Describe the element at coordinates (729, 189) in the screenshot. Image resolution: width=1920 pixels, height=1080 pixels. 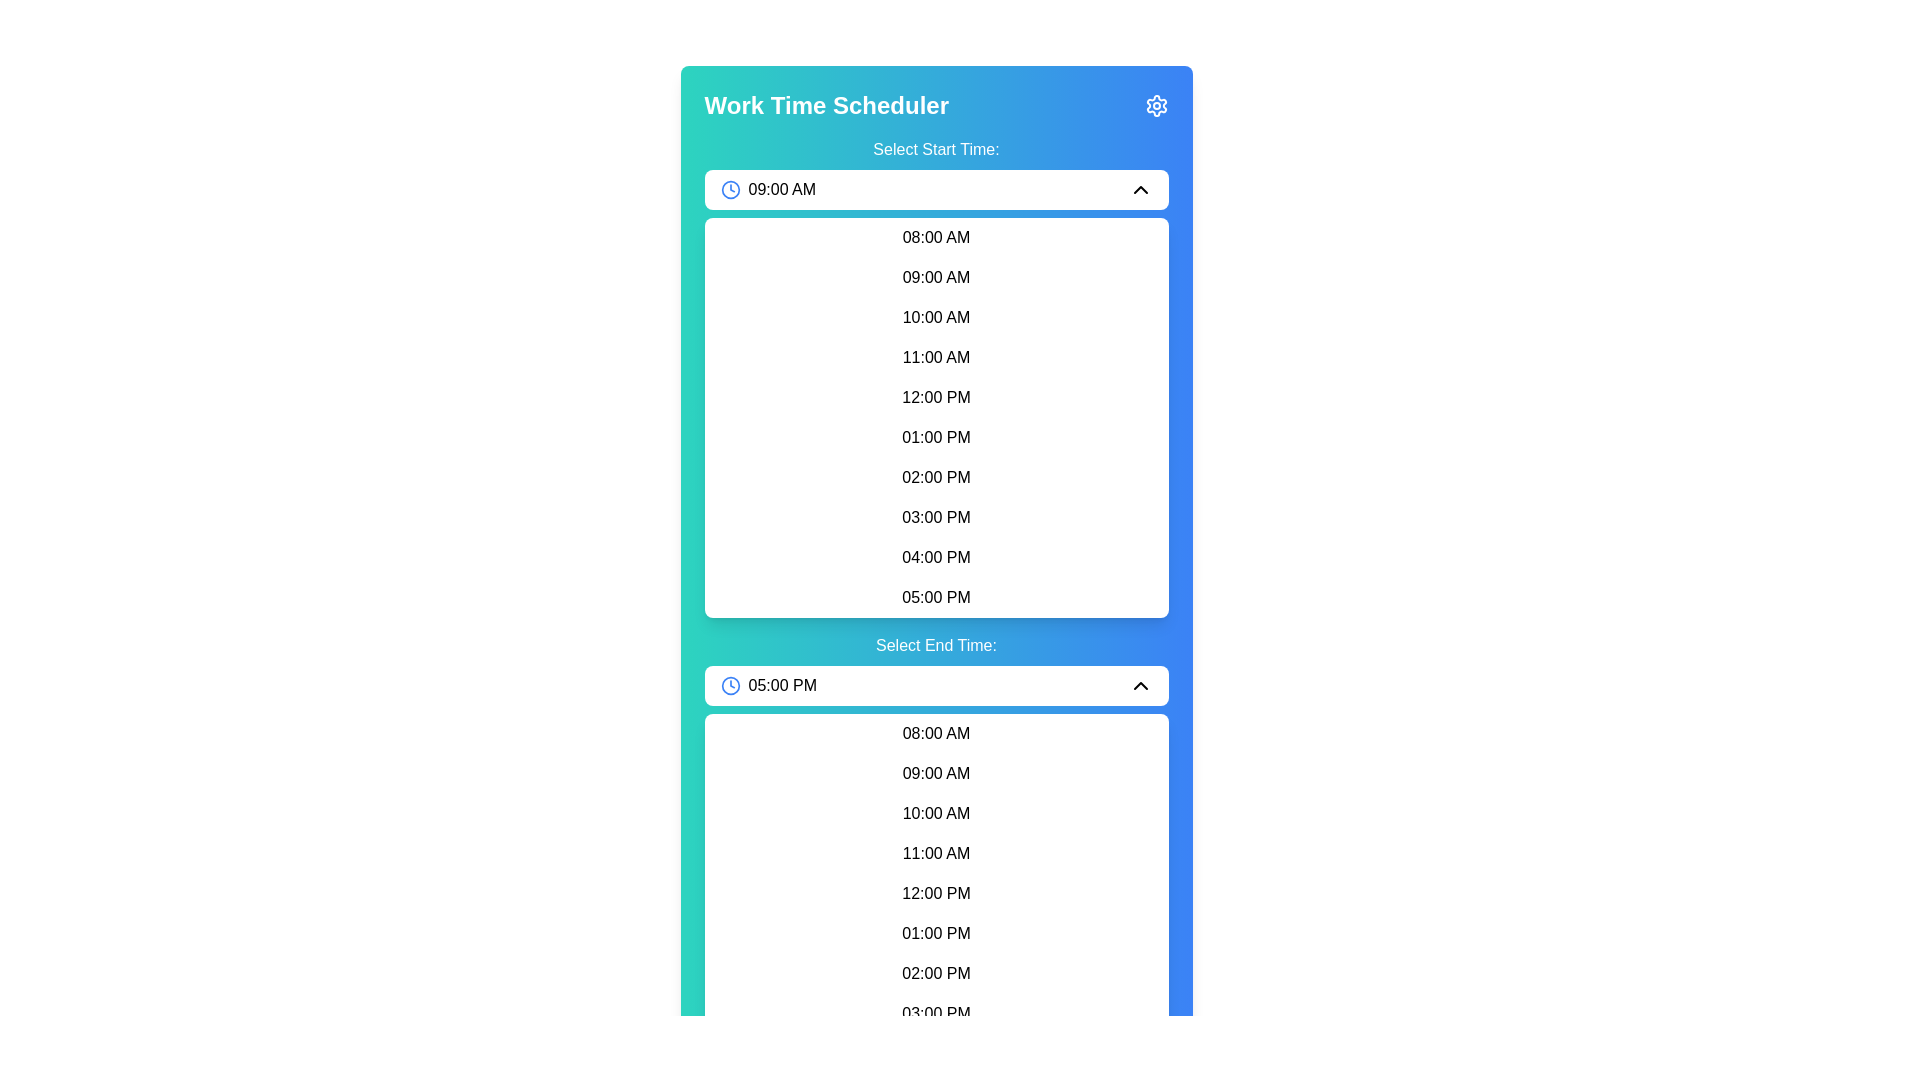
I see `the outer circular boundary of the SVG clock icon located to the left of the time text '09:00 AM' in the 'Select Start Time' section` at that location.